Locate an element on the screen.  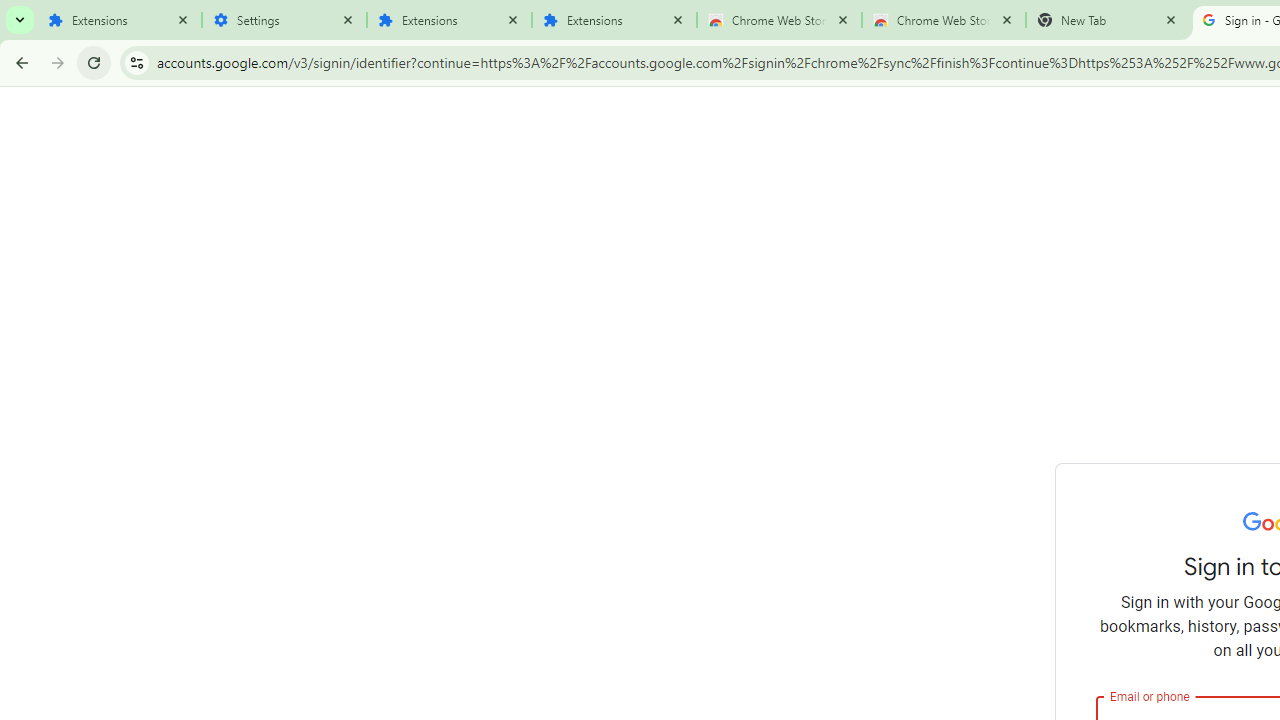
'Search tabs' is located at coordinates (20, 20).